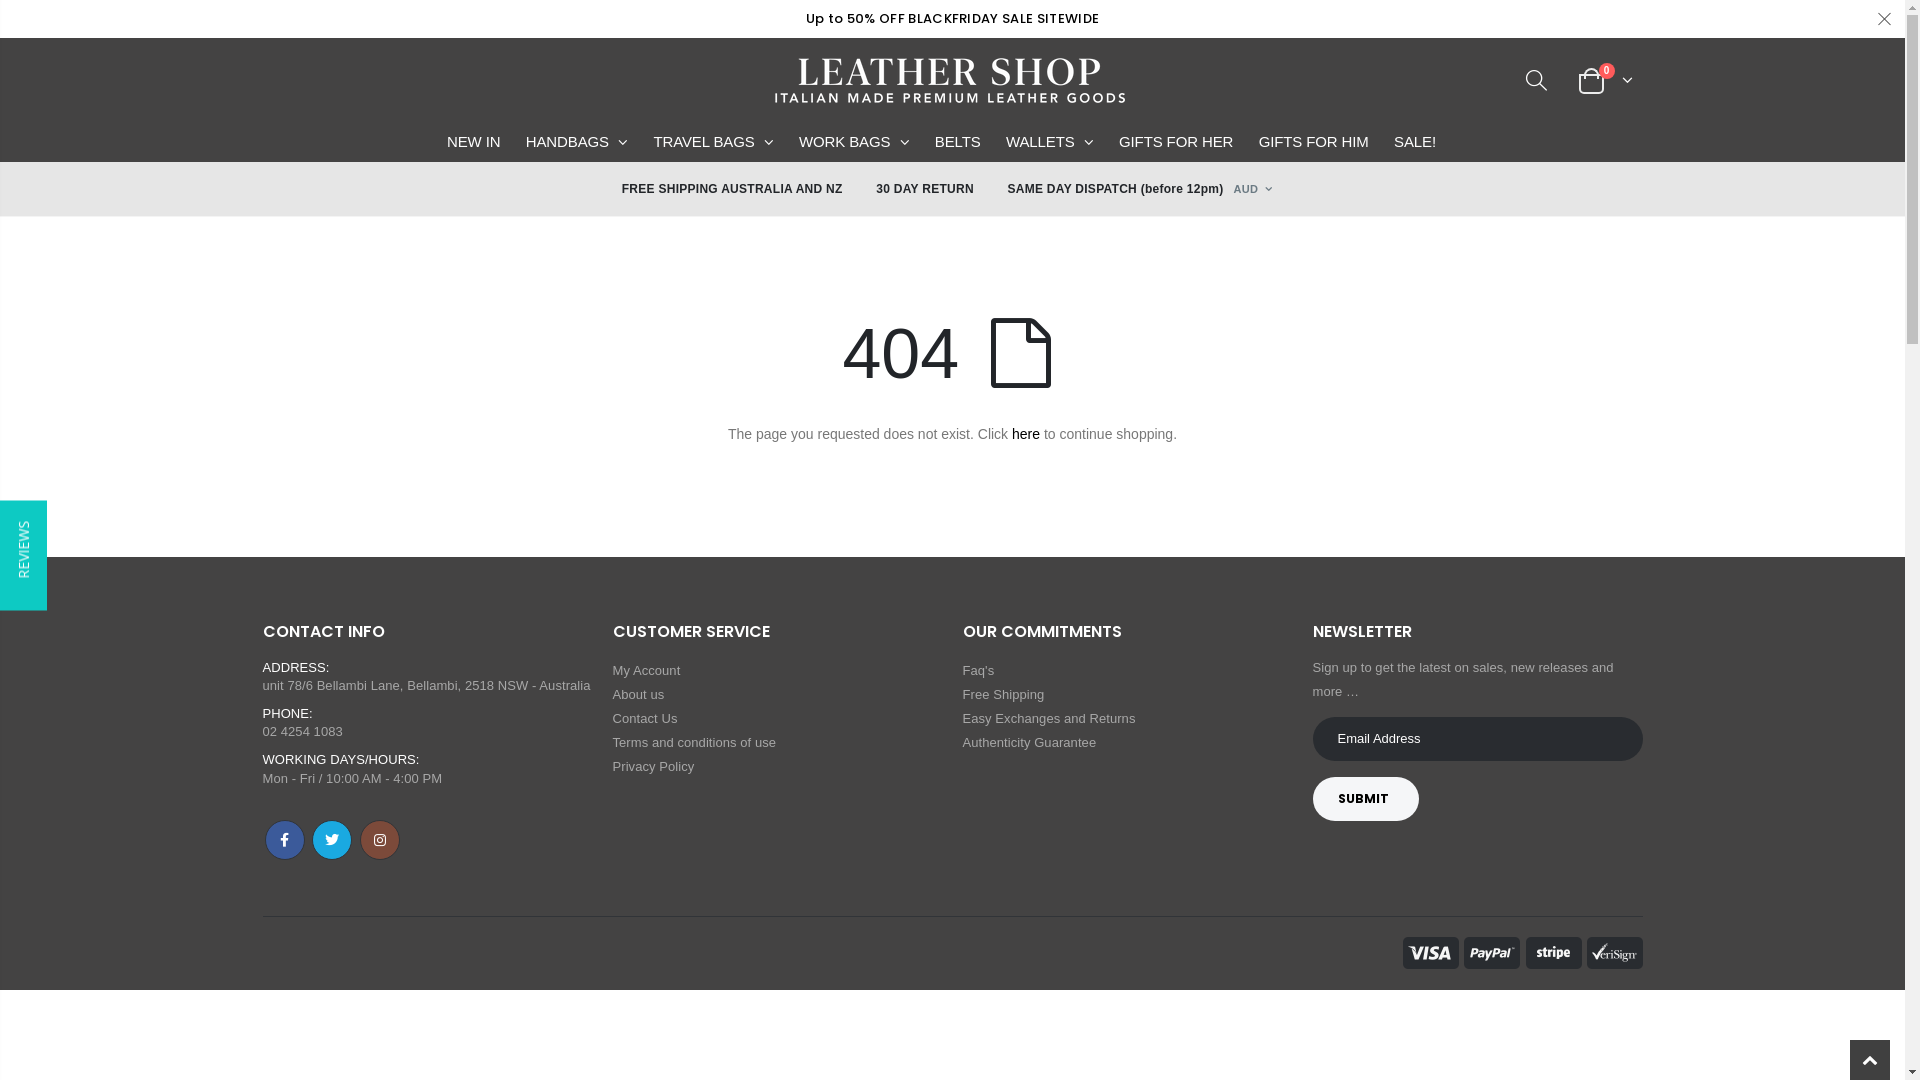 Image resolution: width=1920 pixels, height=1080 pixels. What do you see at coordinates (526, 135) in the screenshot?
I see `'HANDBAGS'` at bounding box center [526, 135].